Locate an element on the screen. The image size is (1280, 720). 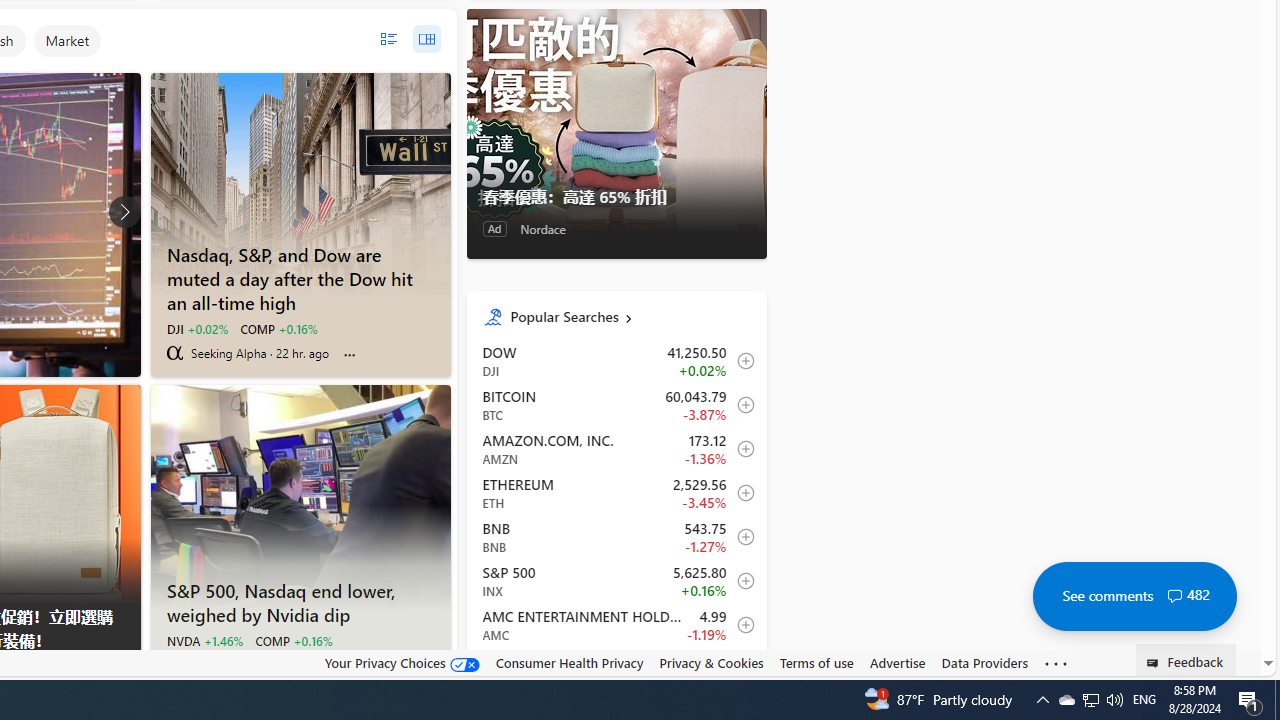
'Feedback' is located at coordinates (1186, 659).